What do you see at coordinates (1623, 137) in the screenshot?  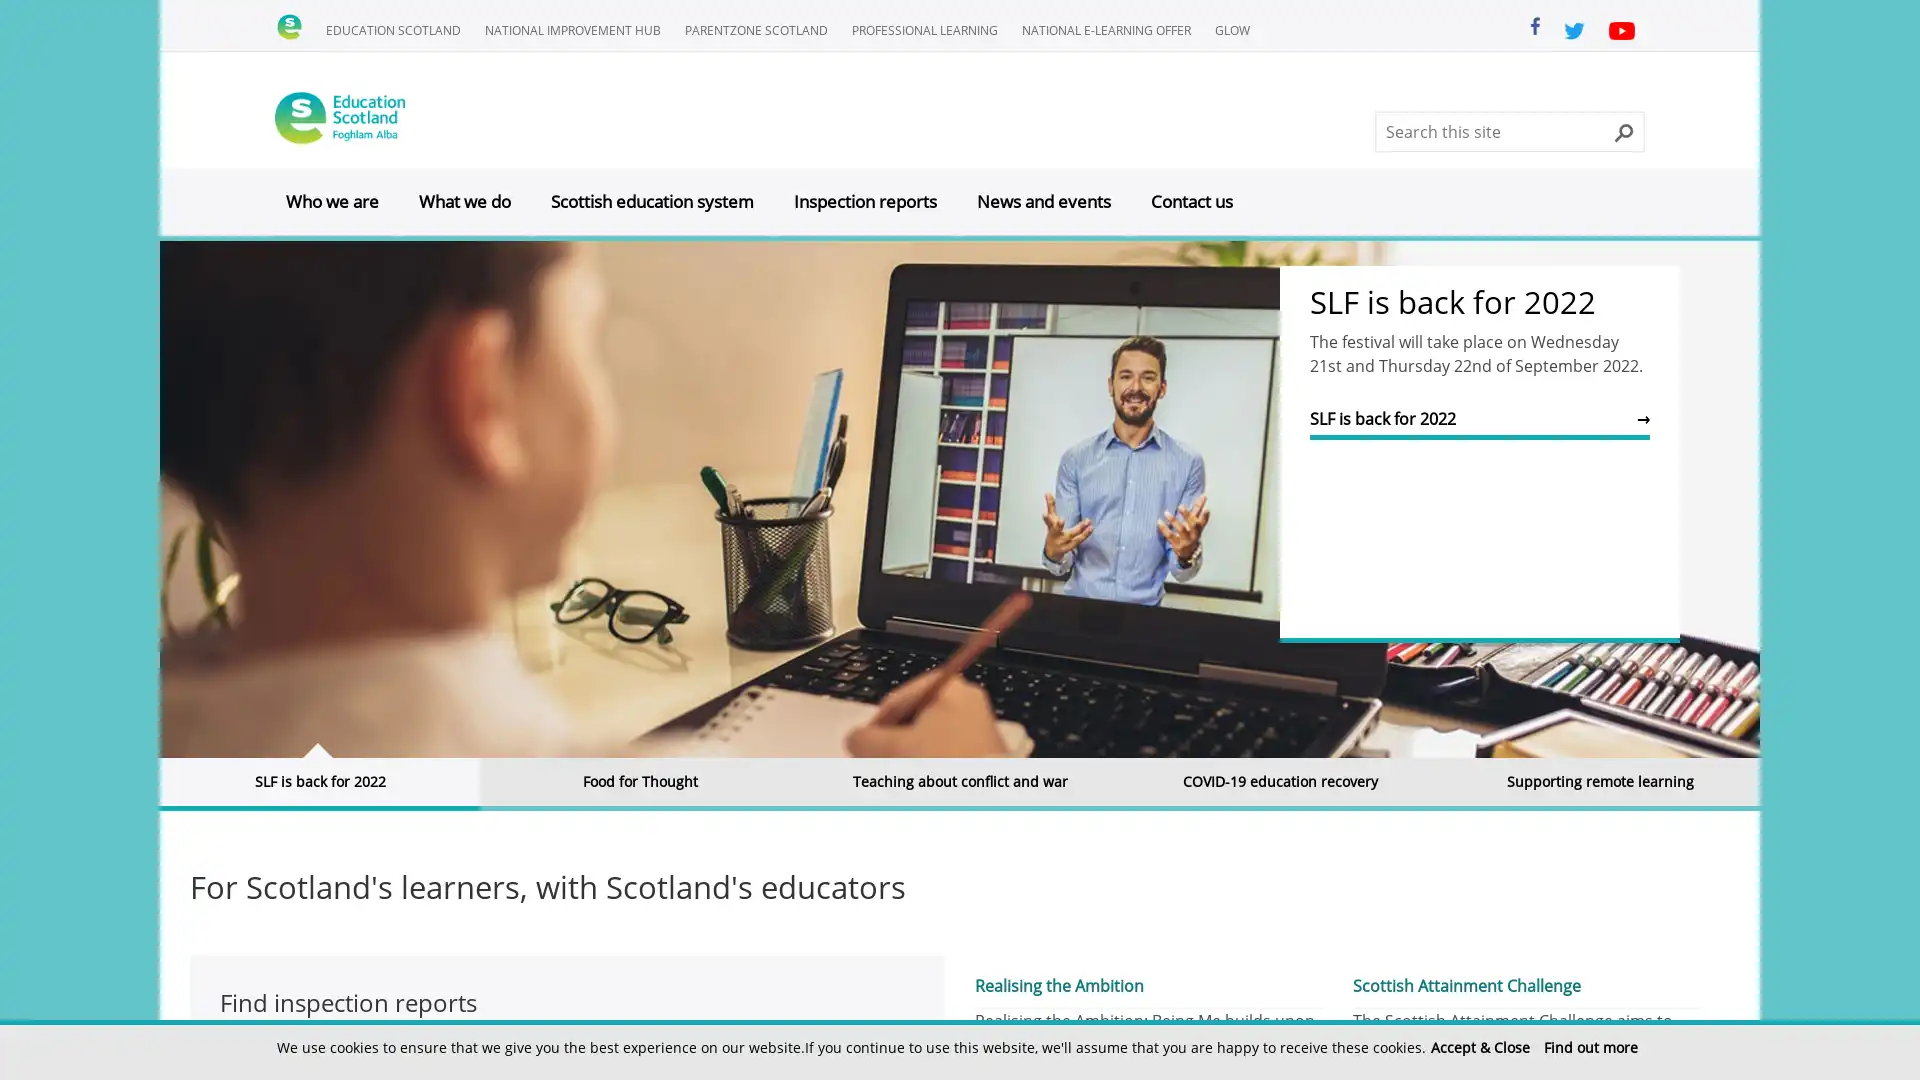 I see `Search this site button` at bounding box center [1623, 137].